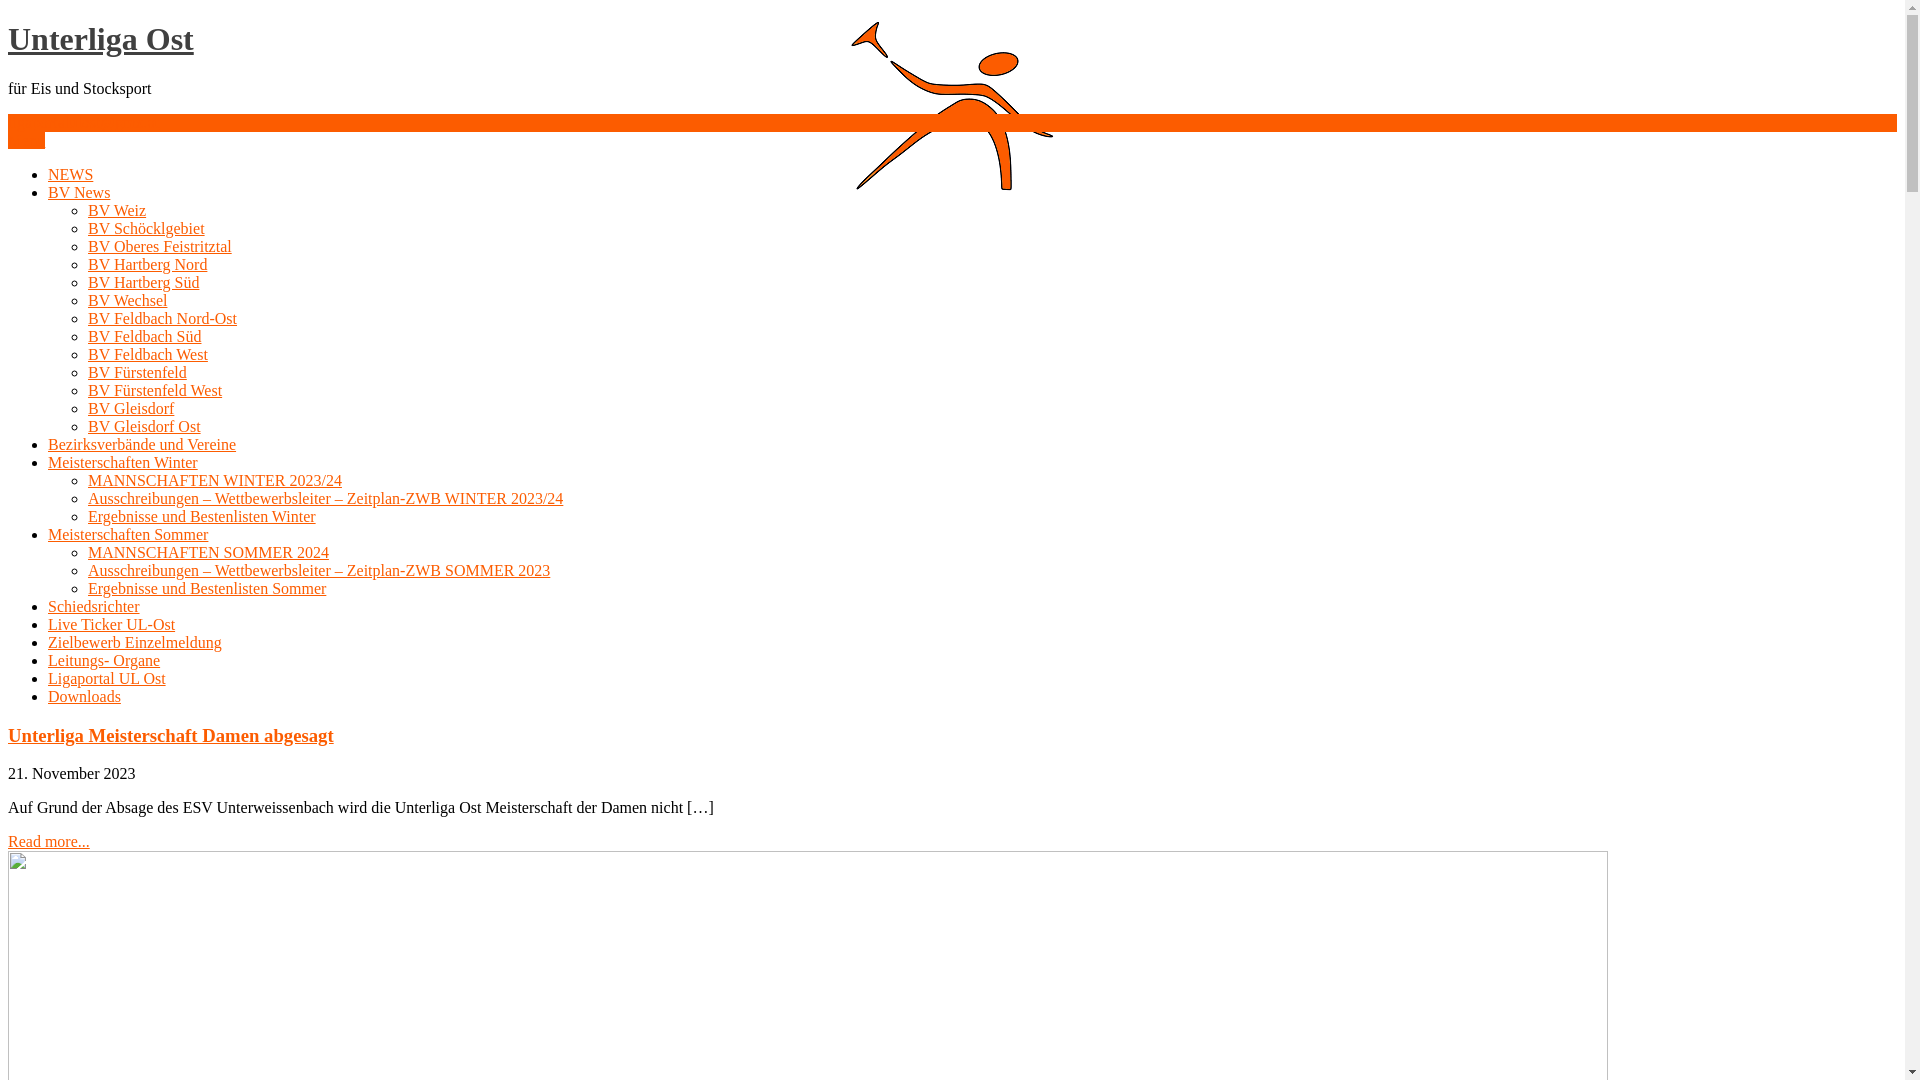  I want to click on 'Ergebnisse und Bestenlisten Winter', so click(201, 515).